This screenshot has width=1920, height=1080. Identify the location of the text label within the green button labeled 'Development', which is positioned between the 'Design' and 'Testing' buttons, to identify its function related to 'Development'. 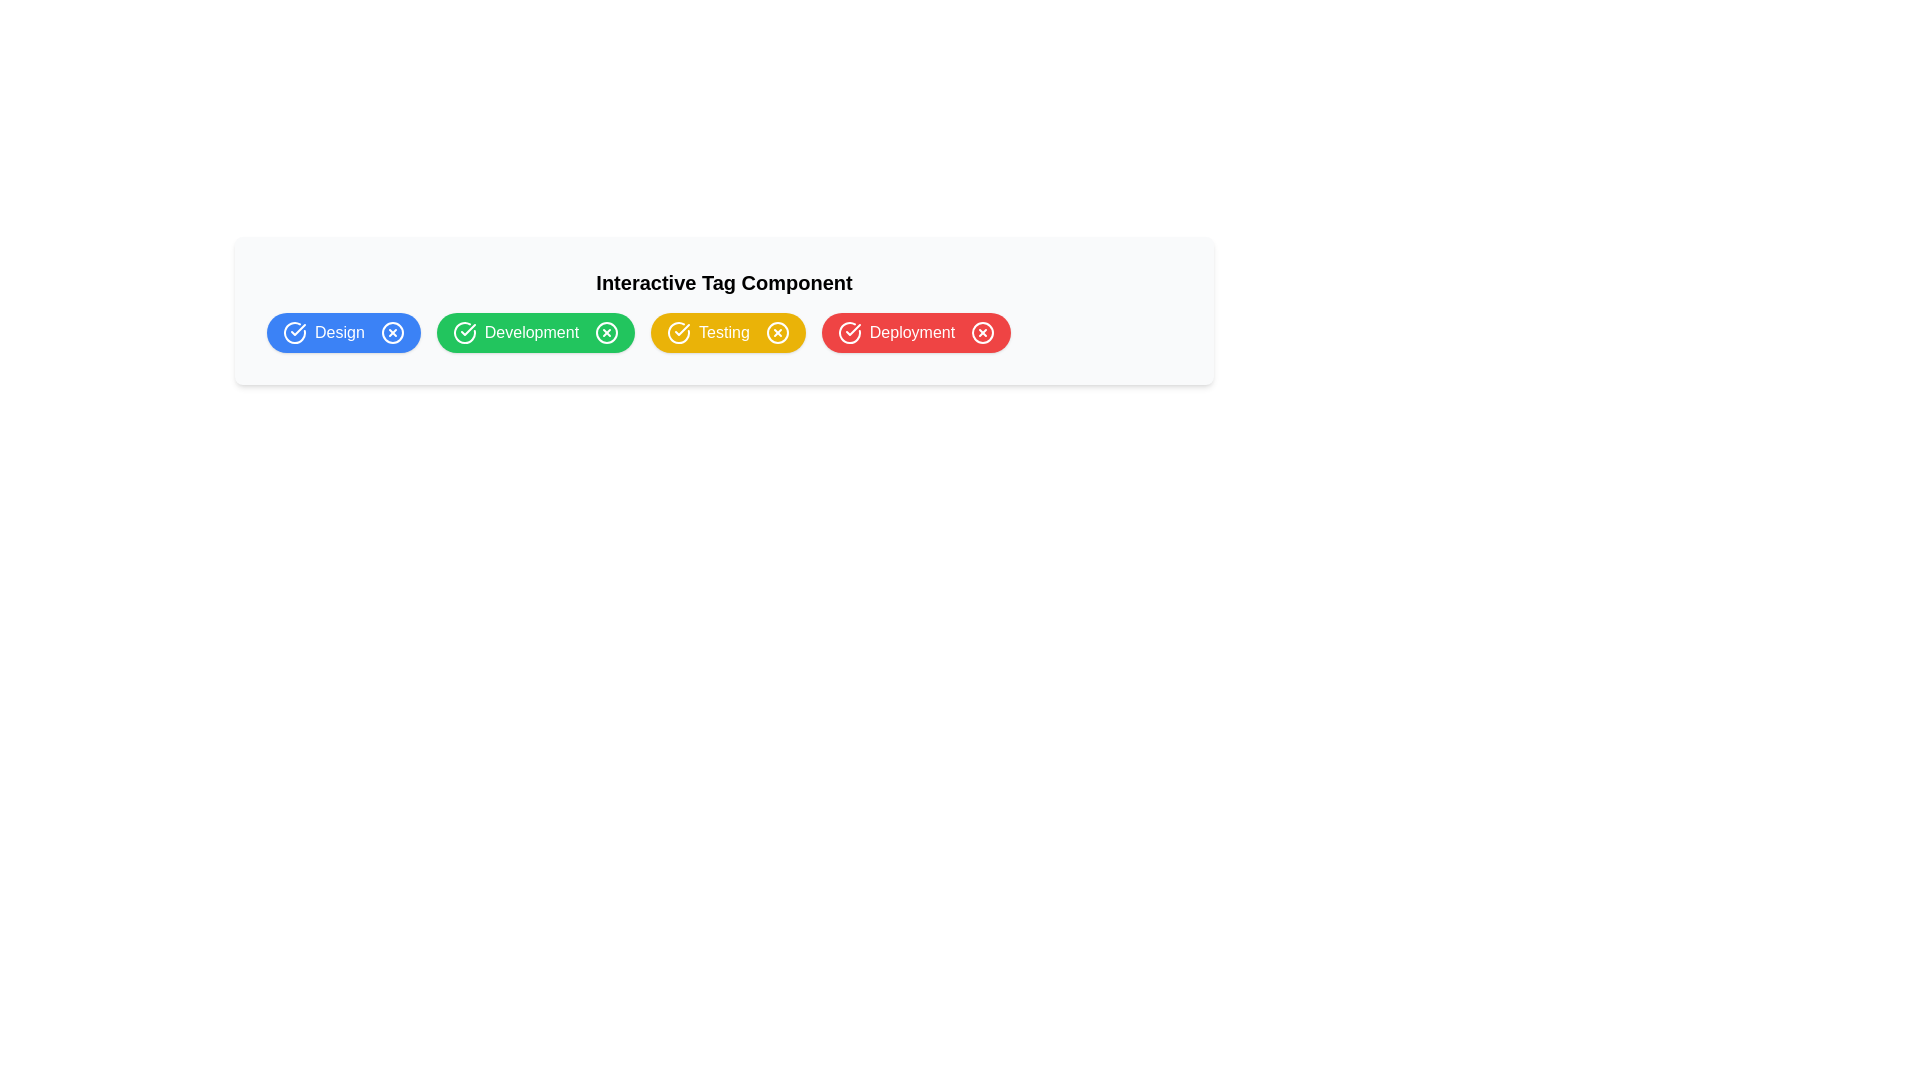
(532, 331).